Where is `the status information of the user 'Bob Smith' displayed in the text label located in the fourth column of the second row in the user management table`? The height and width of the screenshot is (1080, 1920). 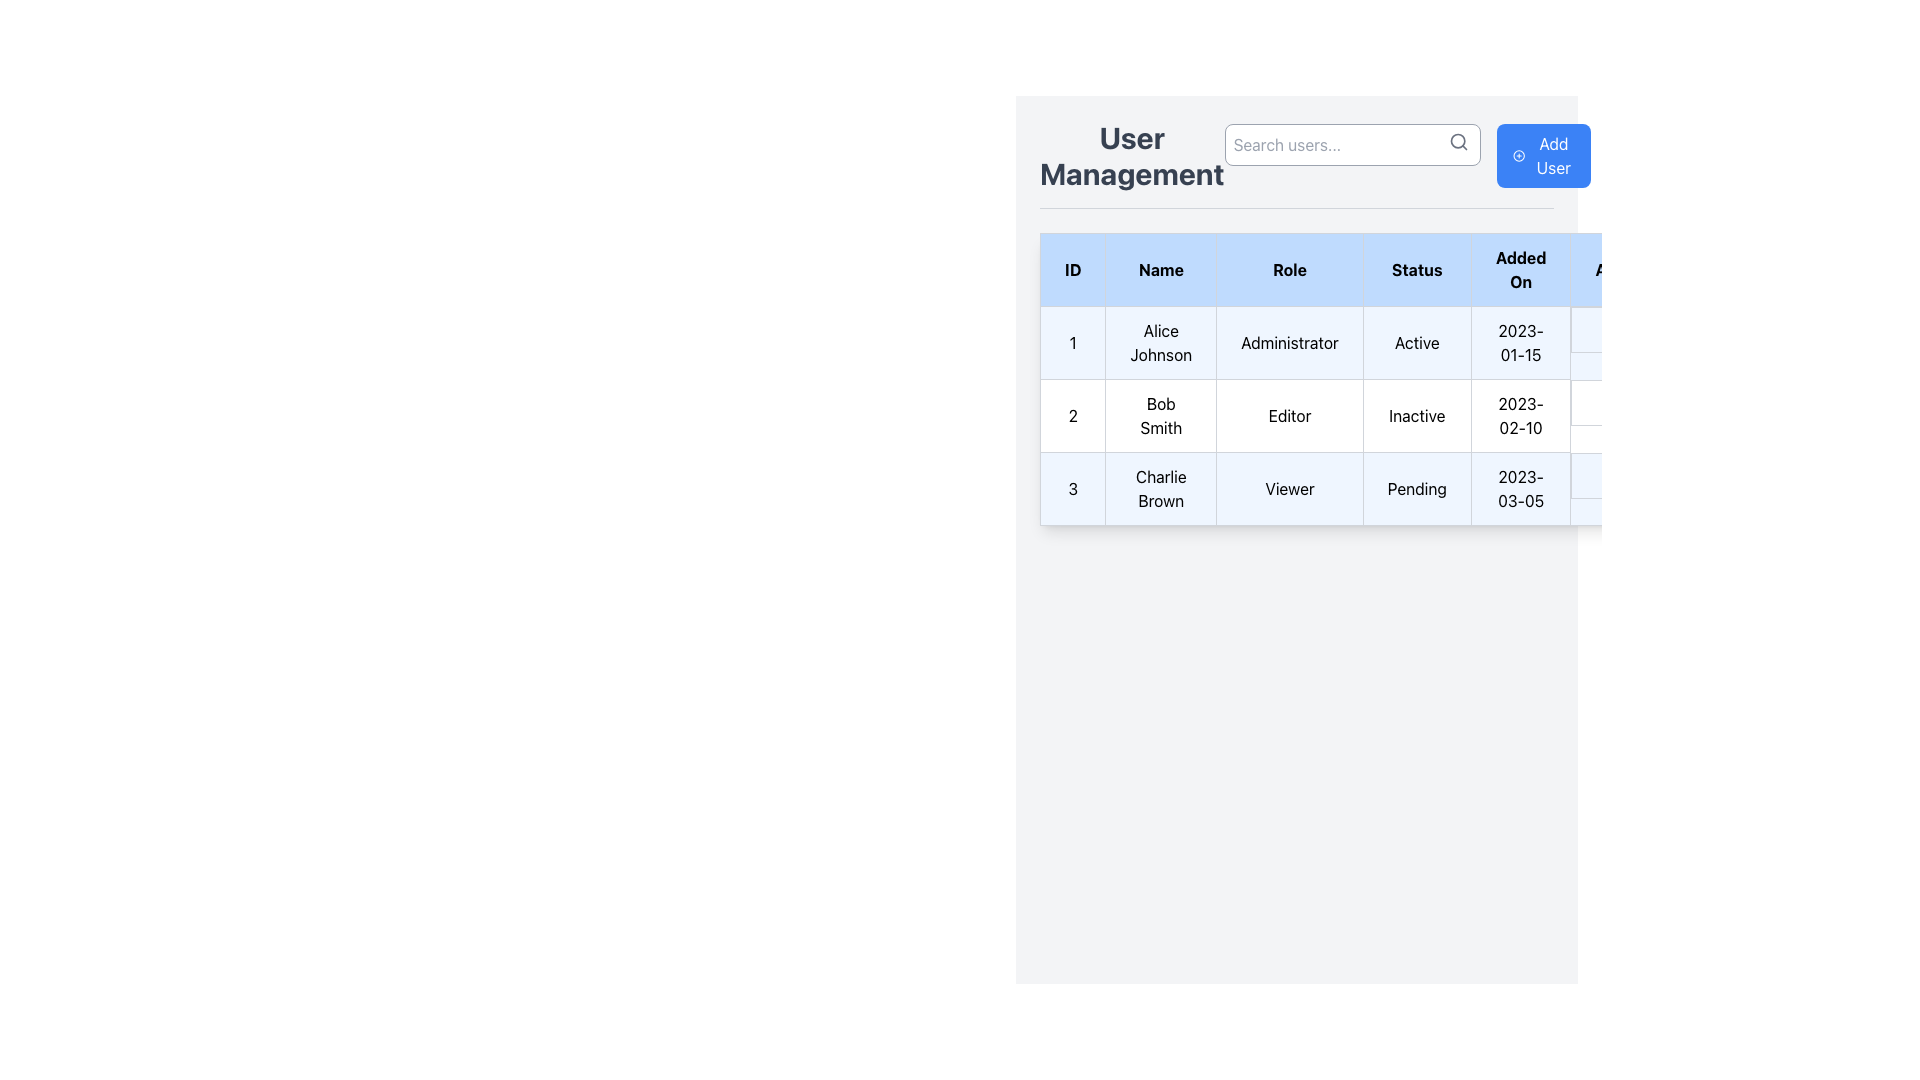 the status information of the user 'Bob Smith' displayed in the text label located in the fourth column of the second row in the user management table is located at coordinates (1416, 415).